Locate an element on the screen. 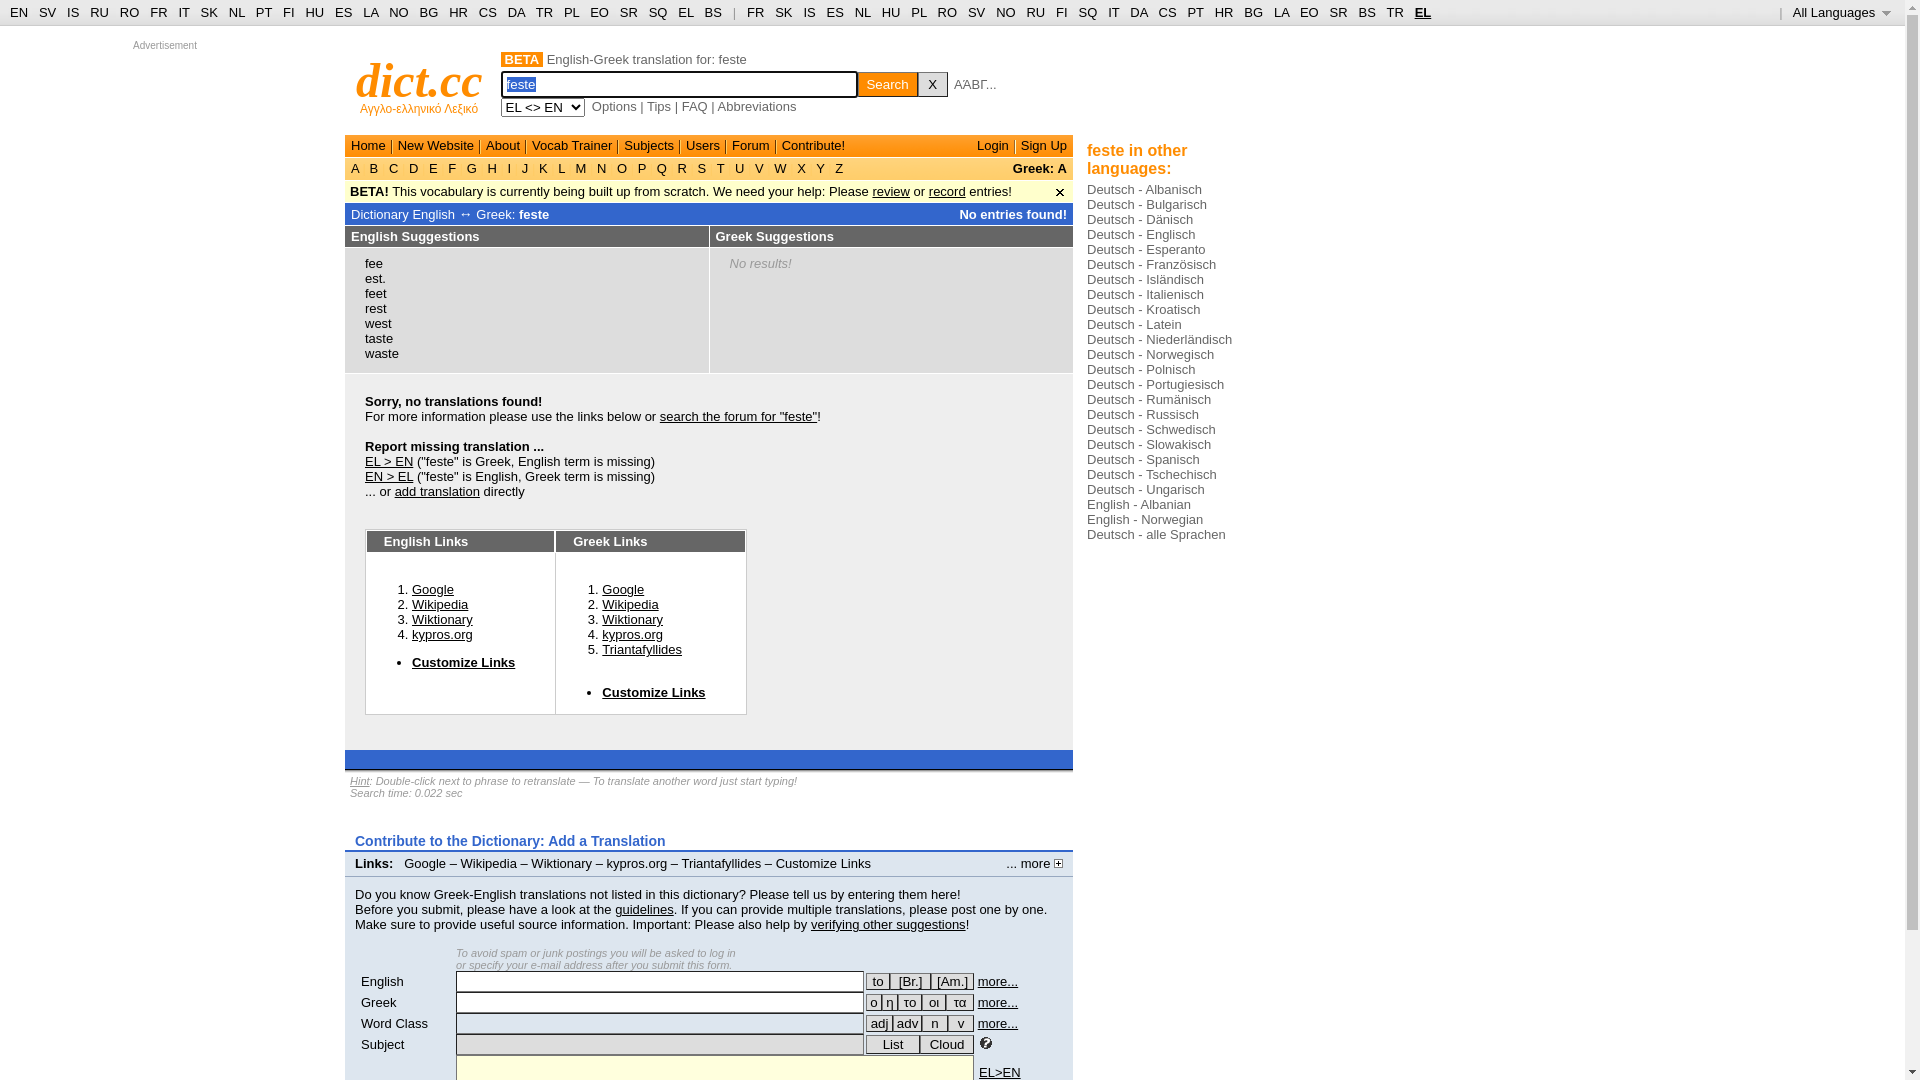 The height and width of the screenshot is (1080, 1920). '(esp.) British English' is located at coordinates (909, 980).